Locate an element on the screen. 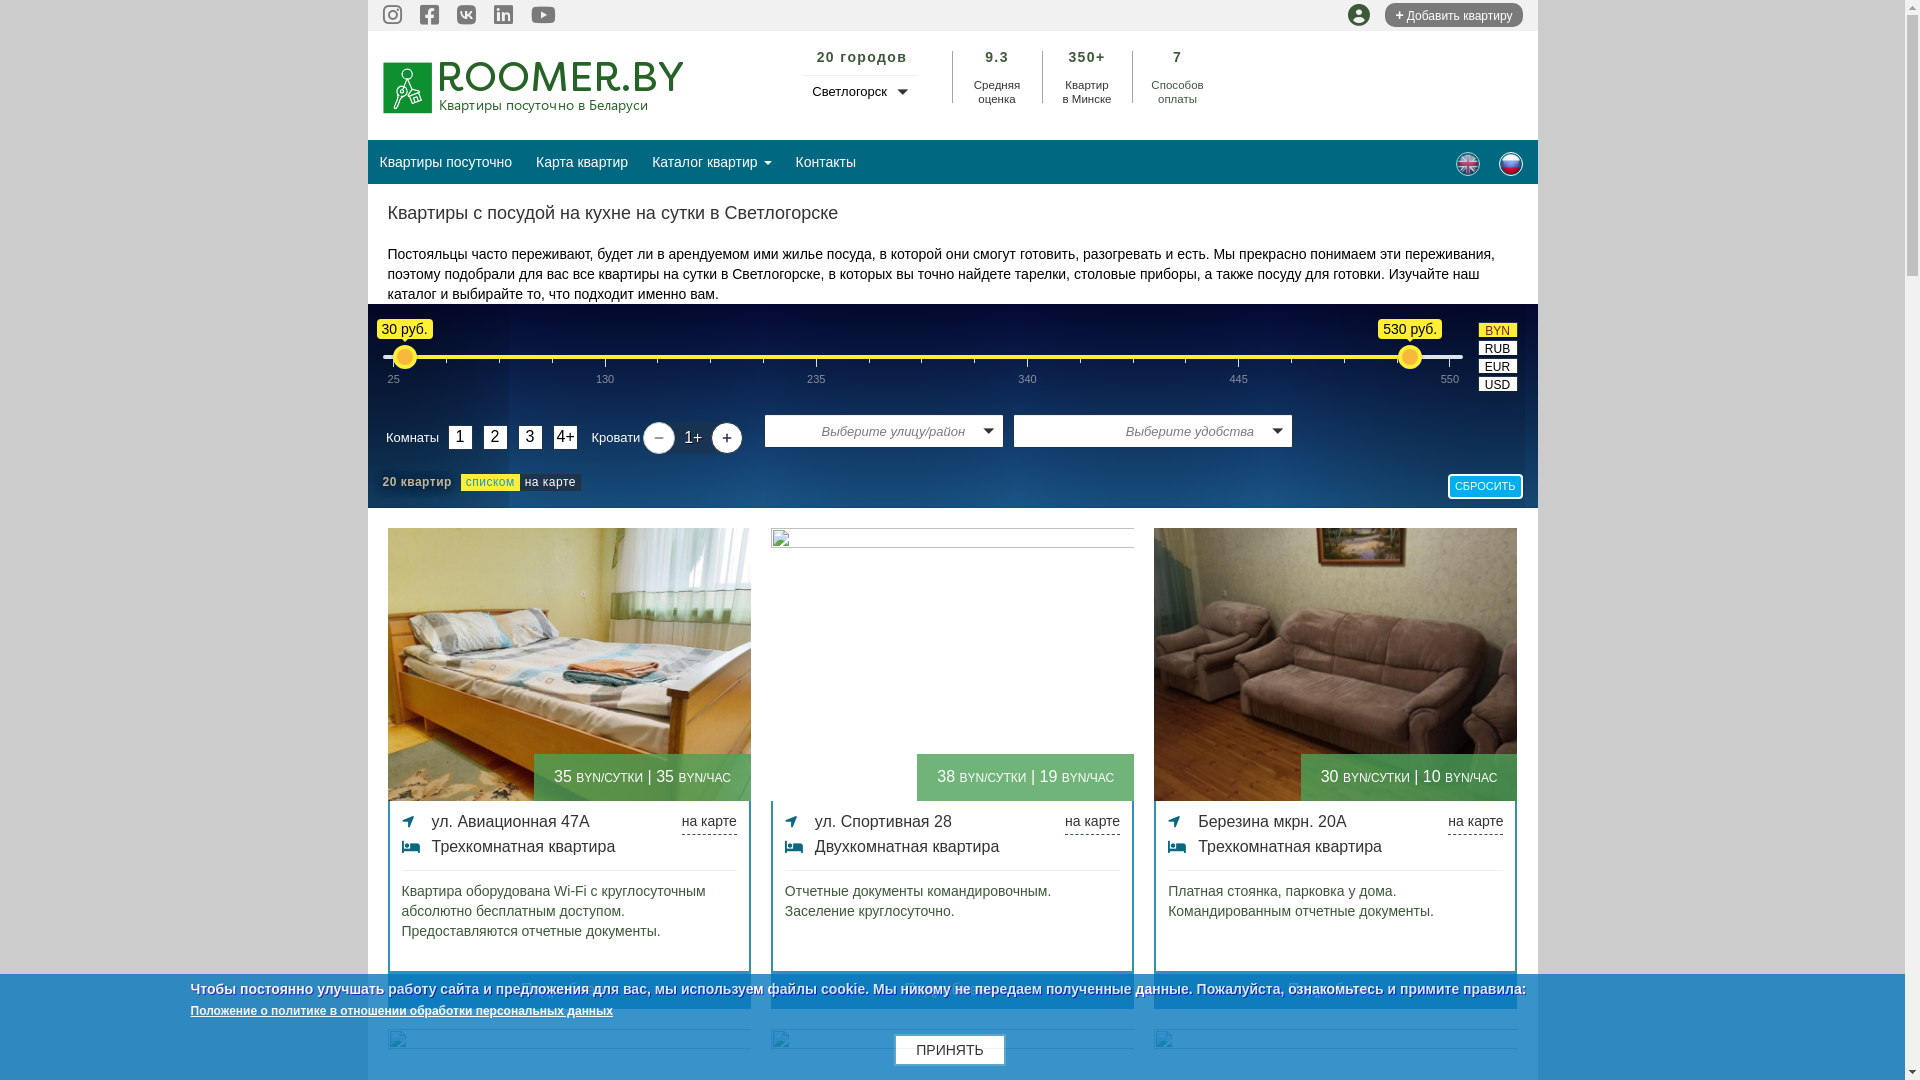 This screenshot has width=1920, height=1080. 'Dishes' is located at coordinates (1468, 163).